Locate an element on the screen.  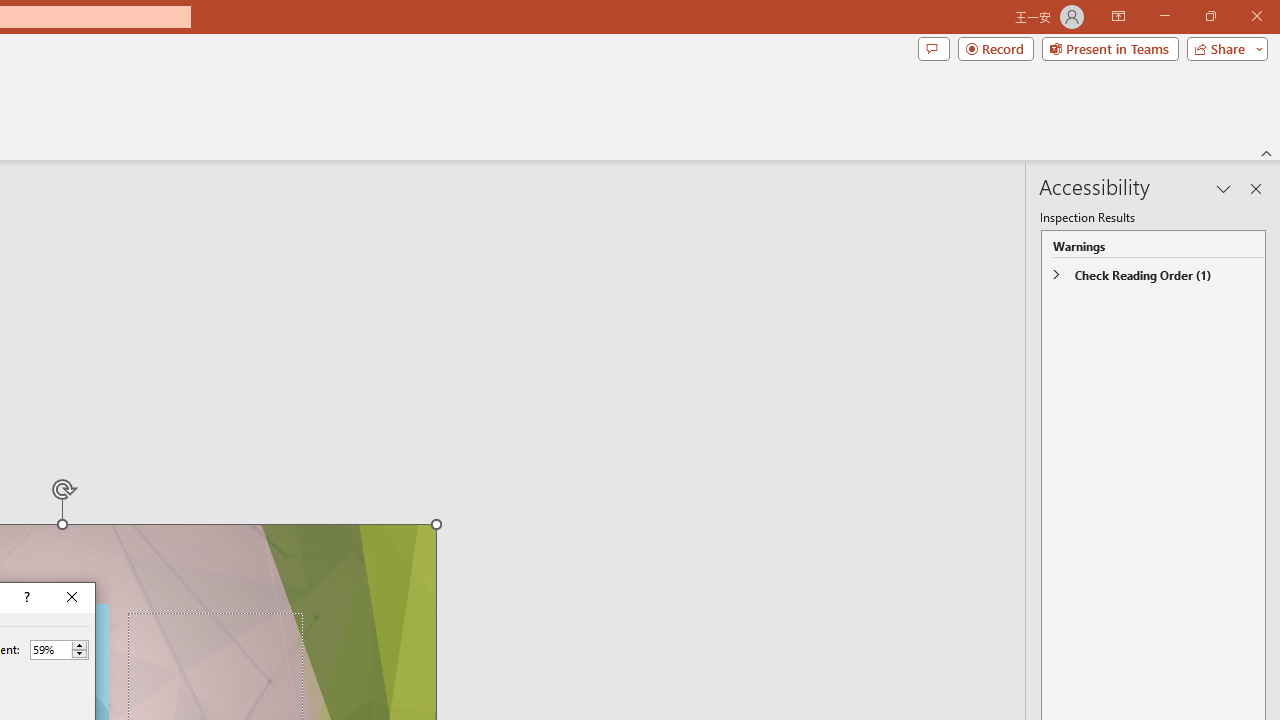
'Percent' is located at coordinates (59, 650).